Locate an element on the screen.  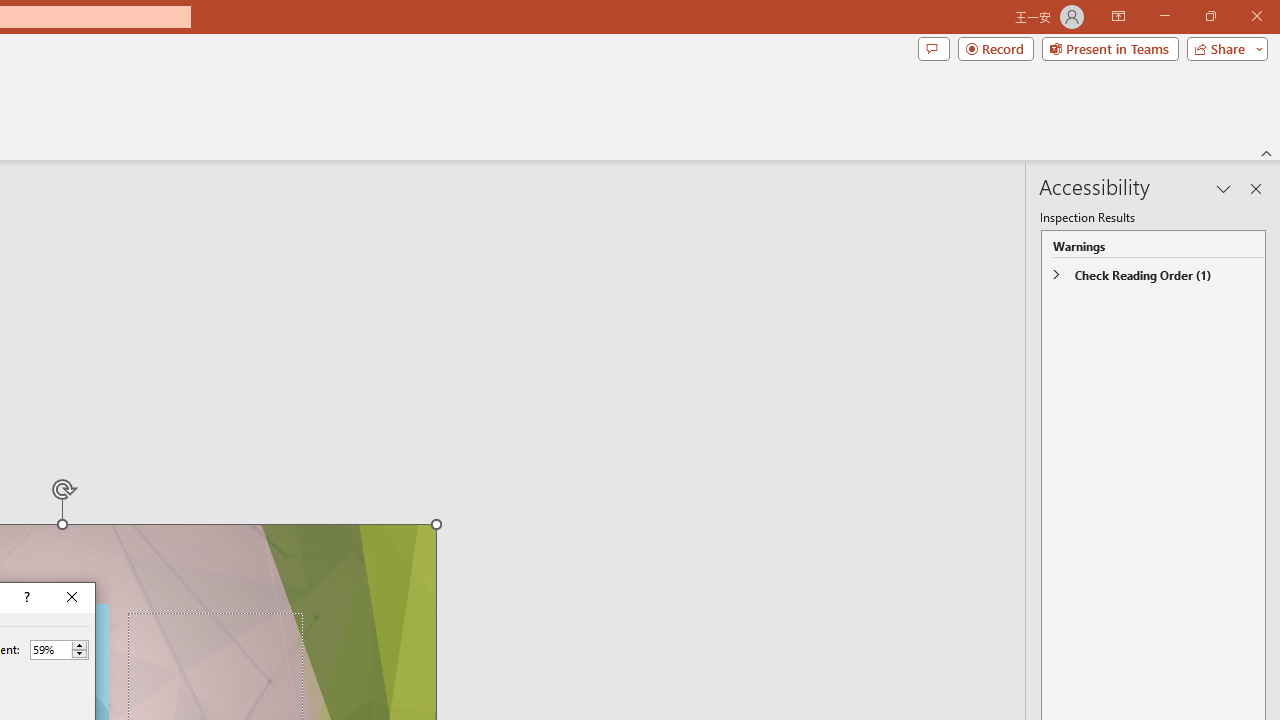
'Percent' is located at coordinates (59, 650).